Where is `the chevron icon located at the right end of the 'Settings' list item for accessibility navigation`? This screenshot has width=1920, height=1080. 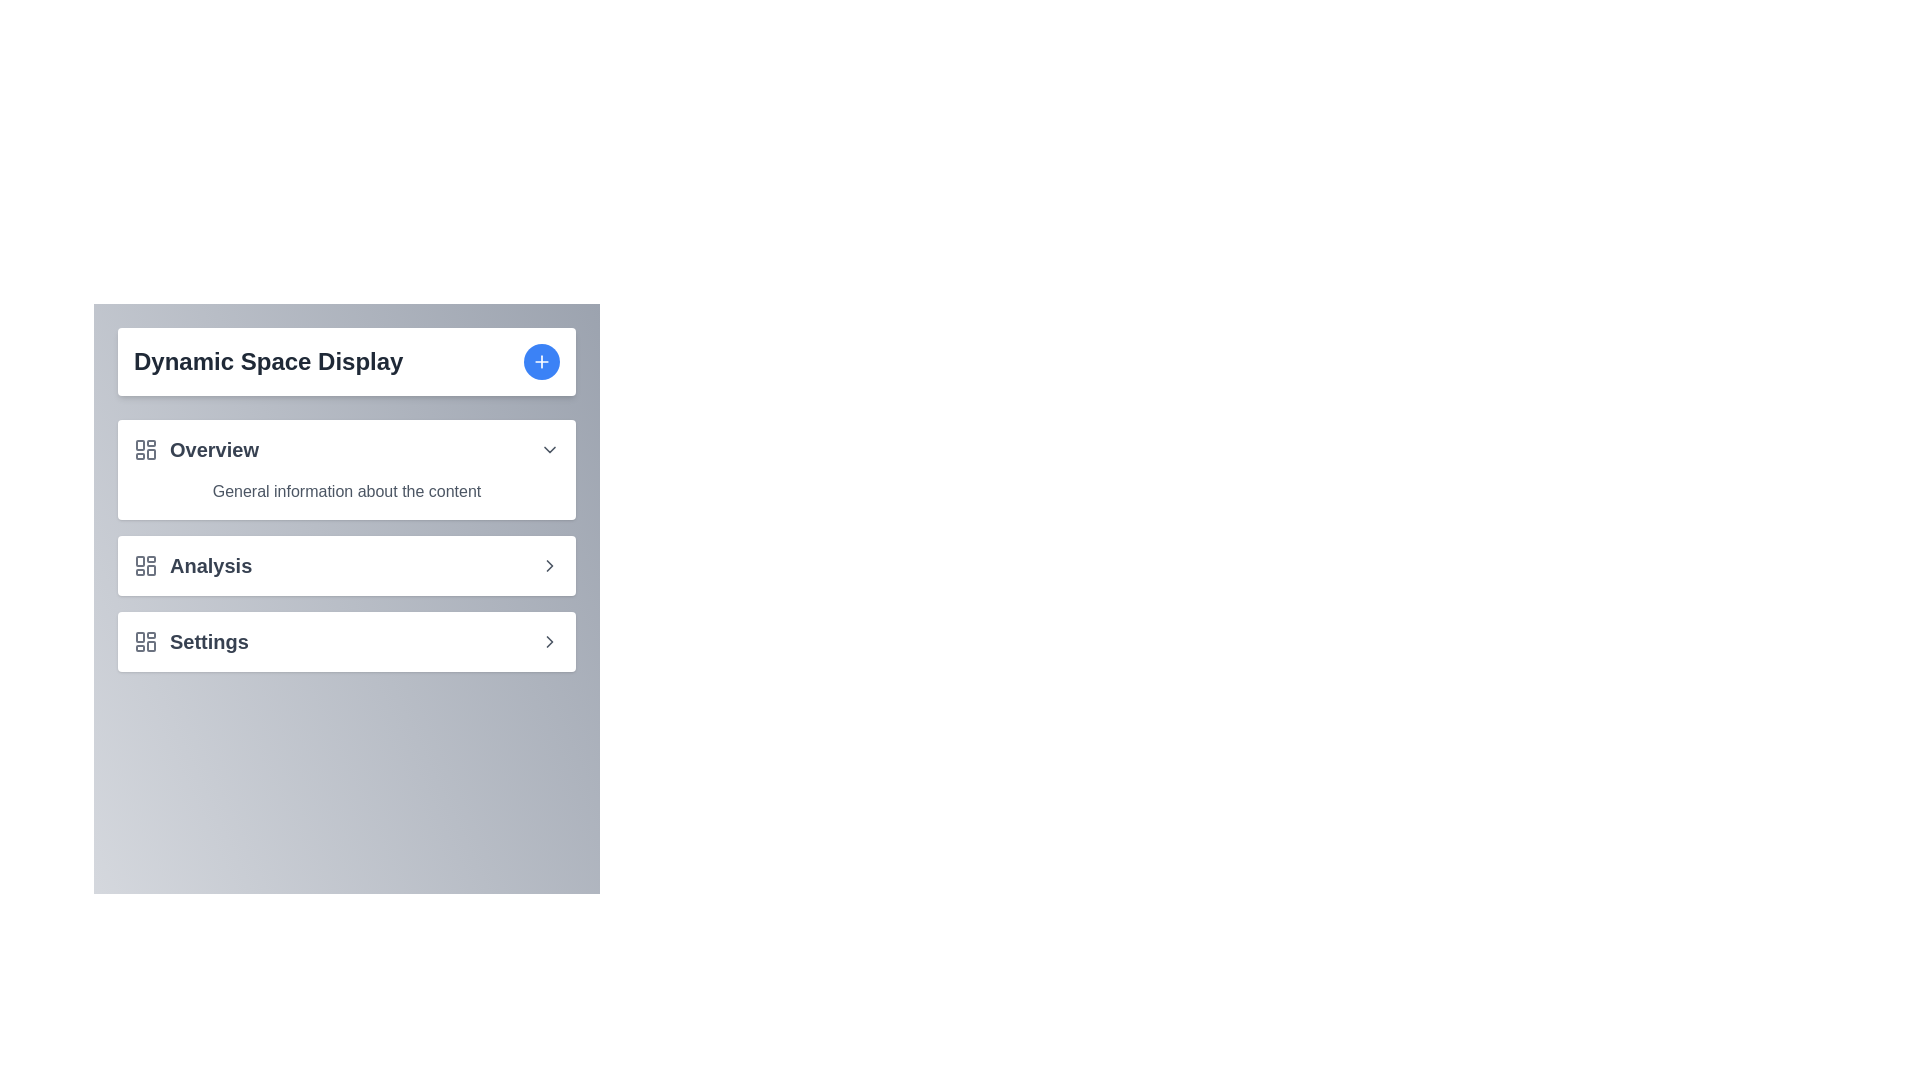
the chevron icon located at the right end of the 'Settings' list item for accessibility navigation is located at coordinates (550, 566).